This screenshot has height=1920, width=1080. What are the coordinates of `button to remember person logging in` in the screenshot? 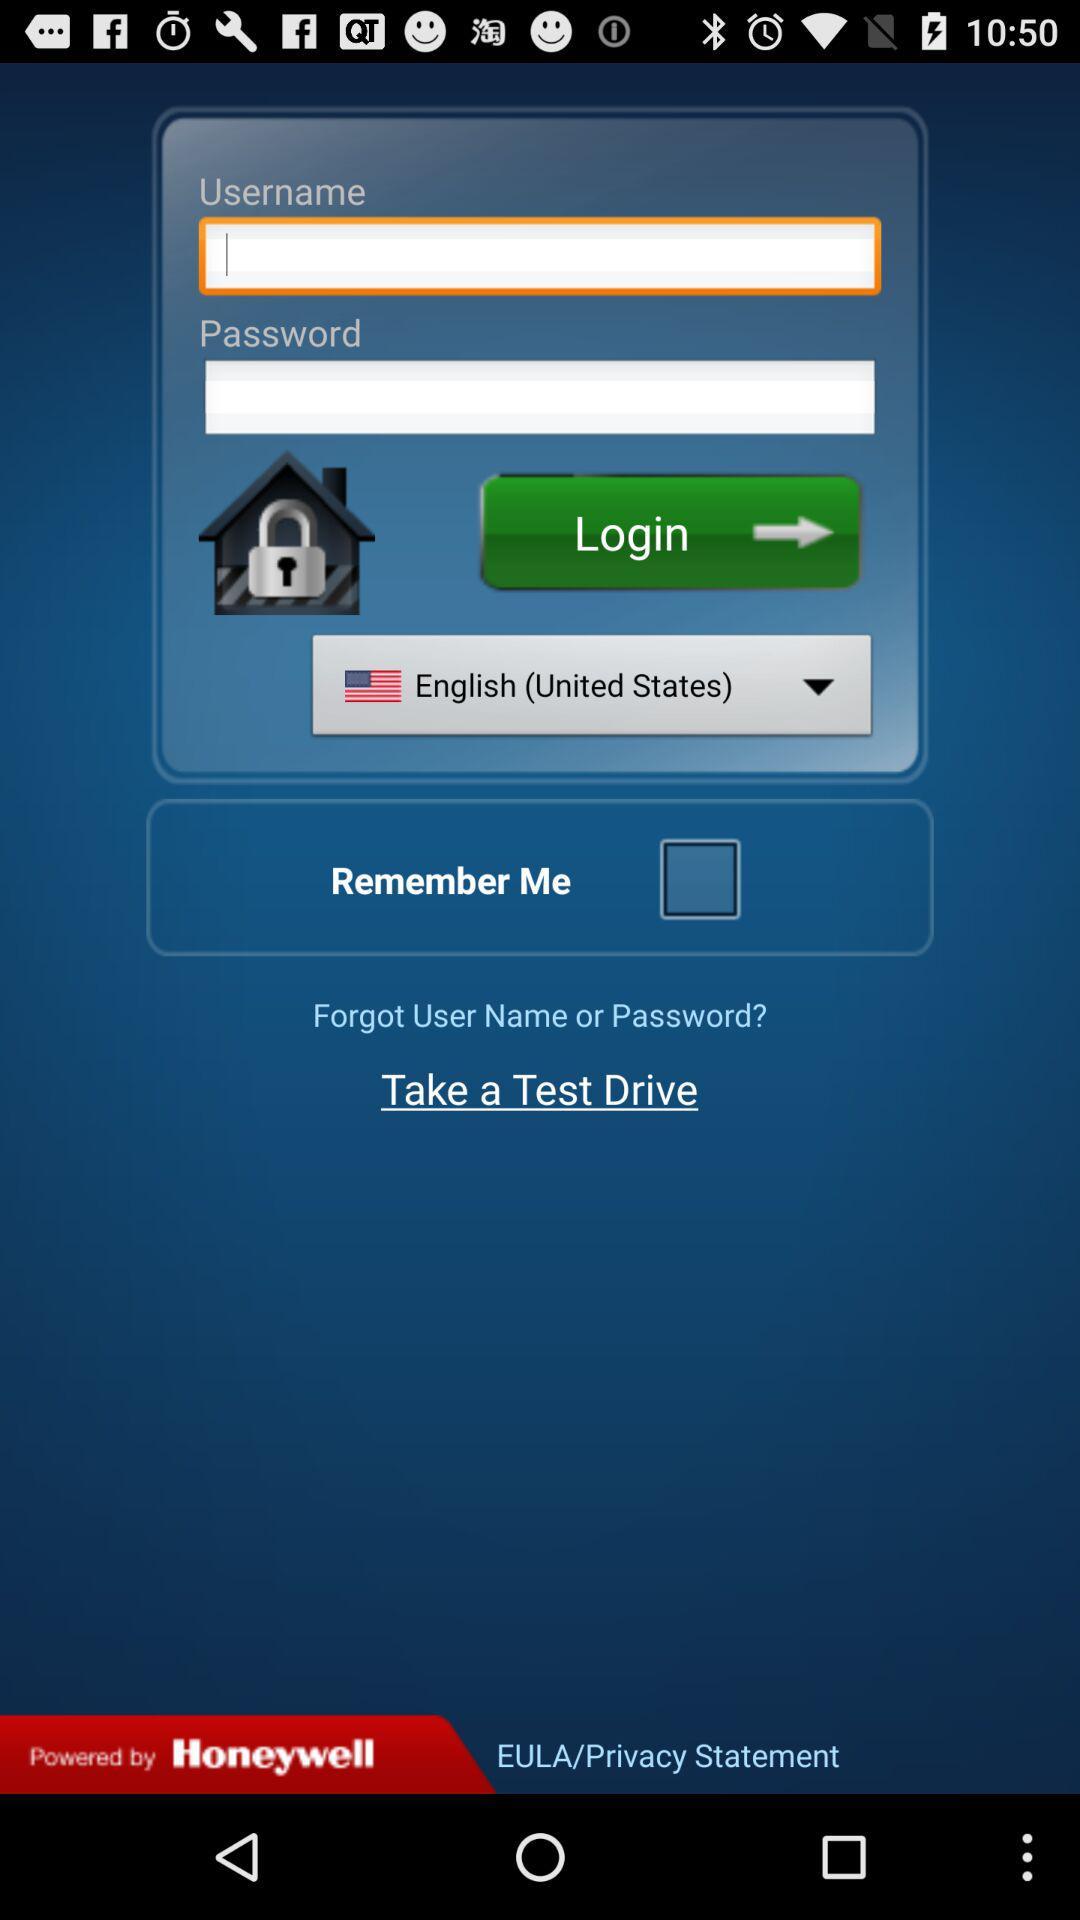 It's located at (698, 877).